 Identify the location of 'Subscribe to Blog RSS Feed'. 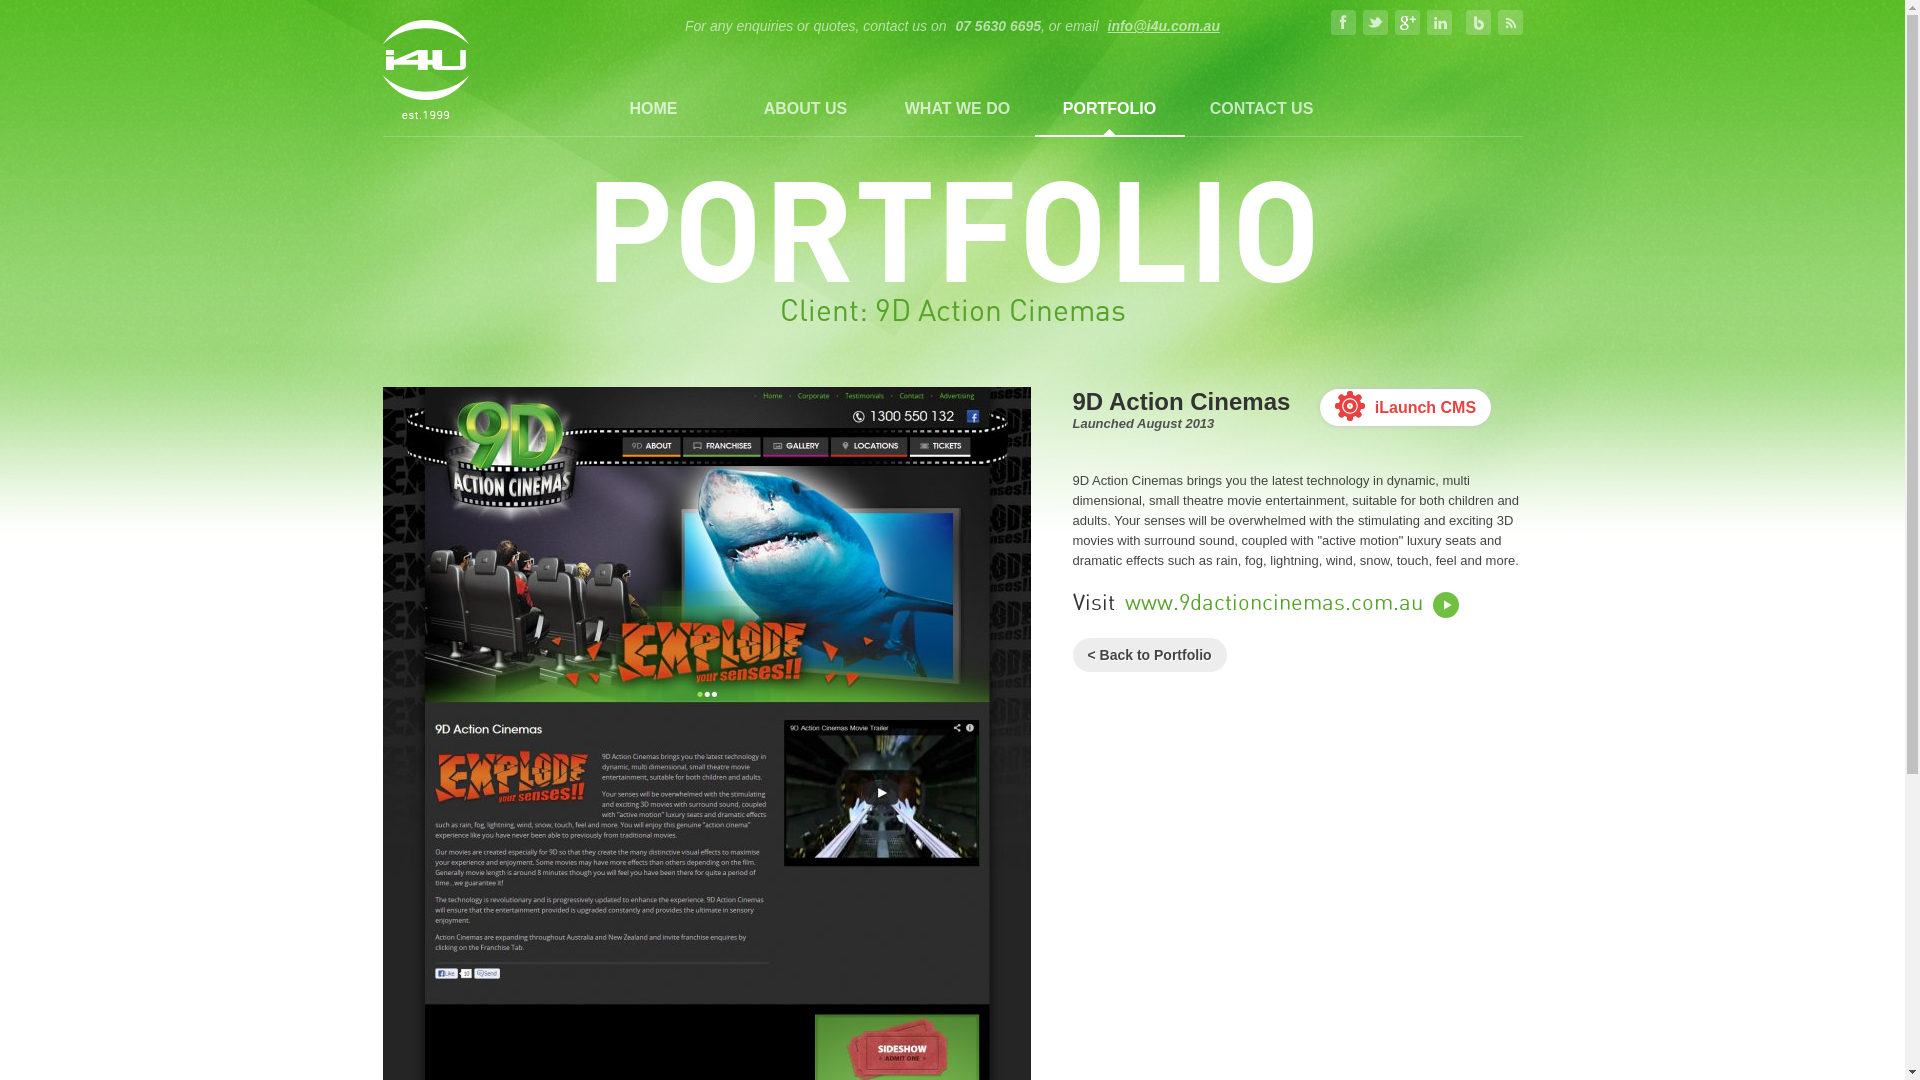
(1510, 22).